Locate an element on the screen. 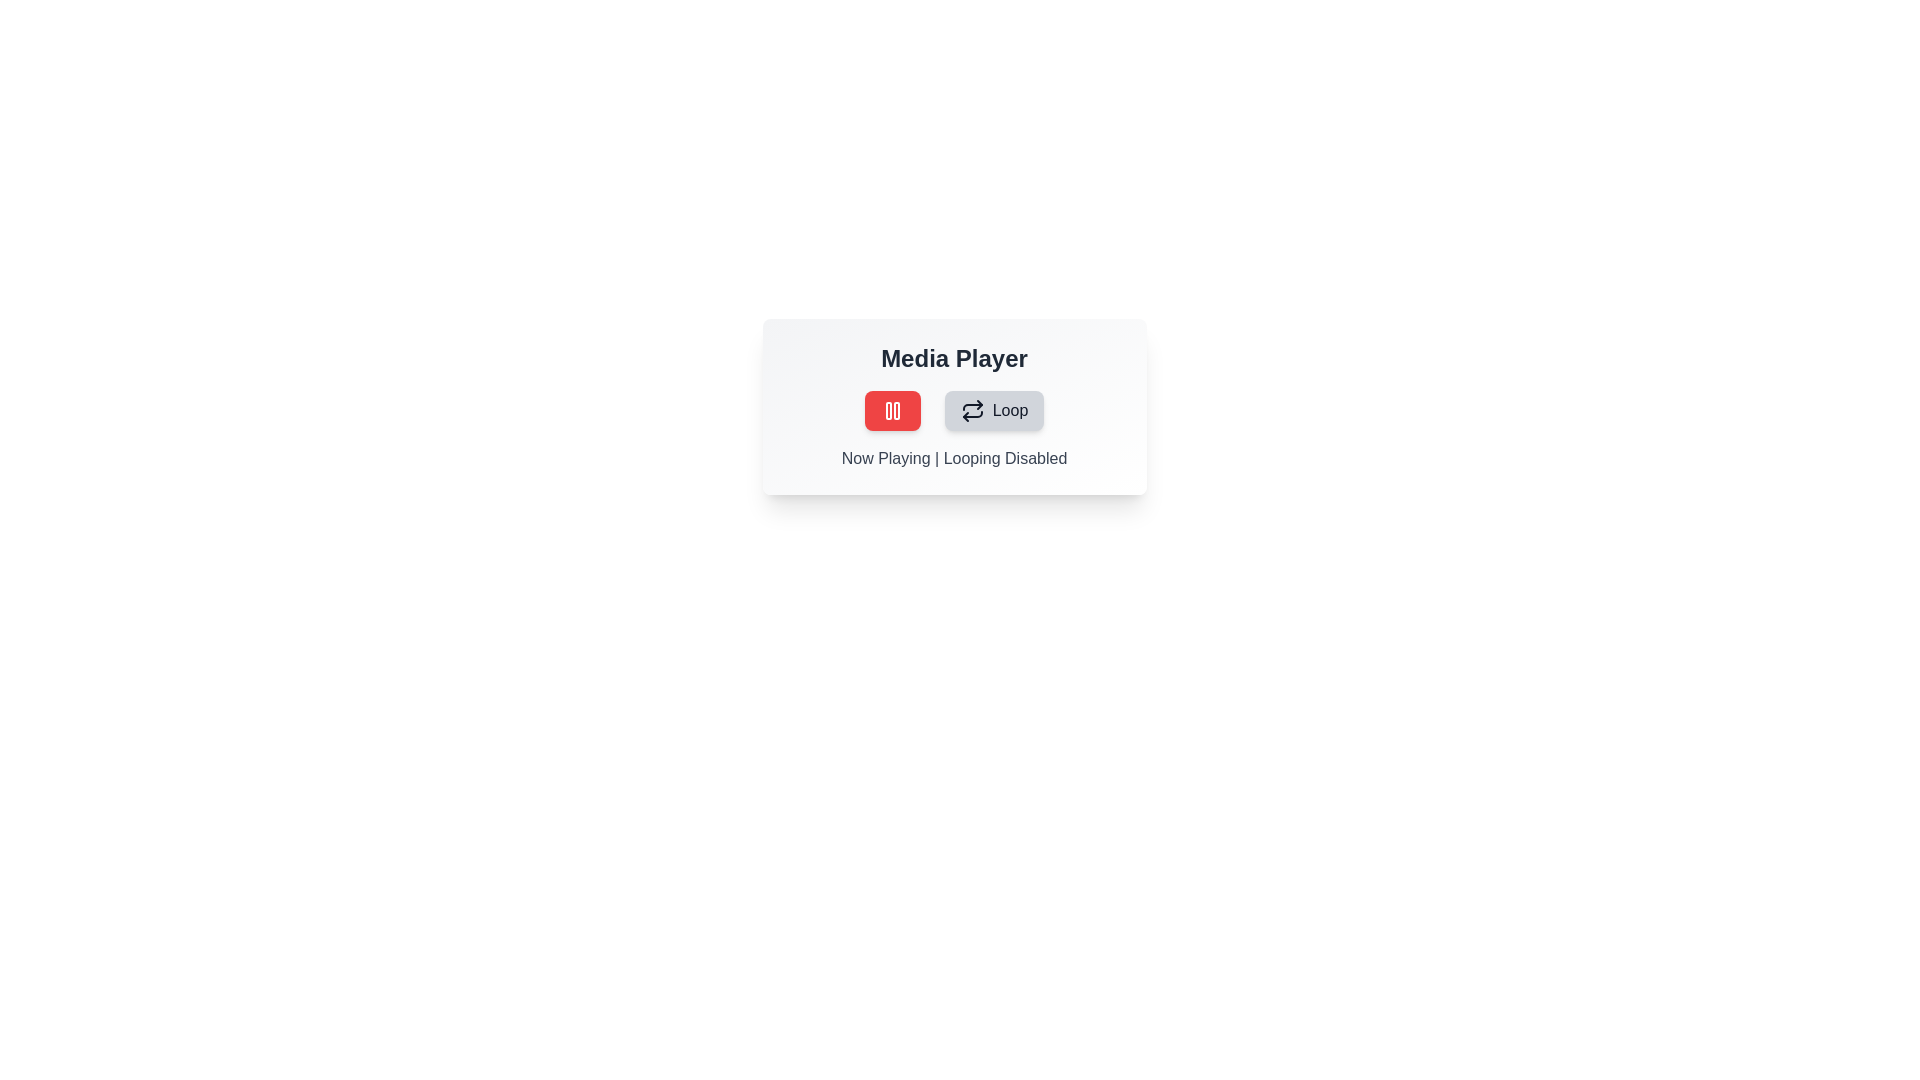 The image size is (1920, 1080). the loop button to toggle looping is located at coordinates (994, 410).